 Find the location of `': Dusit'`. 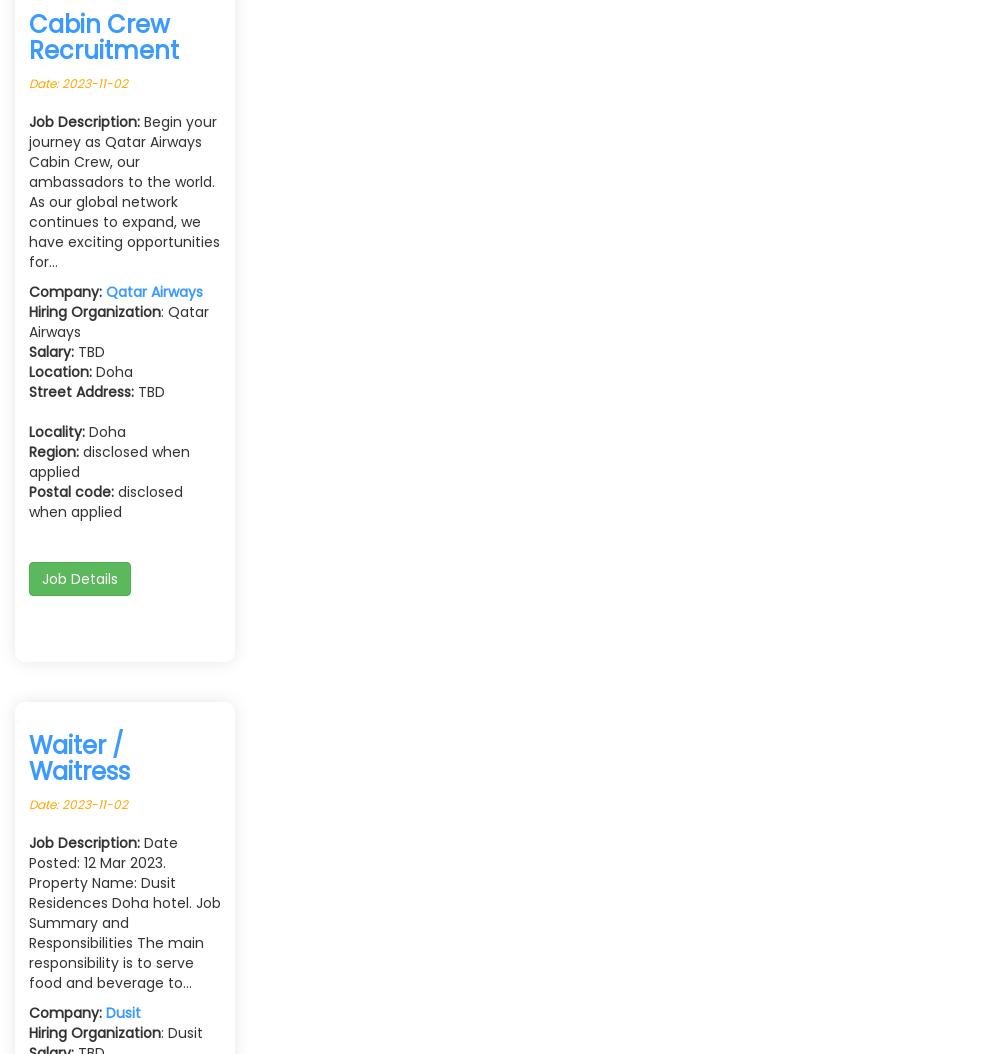

': Dusit' is located at coordinates (181, 1030).